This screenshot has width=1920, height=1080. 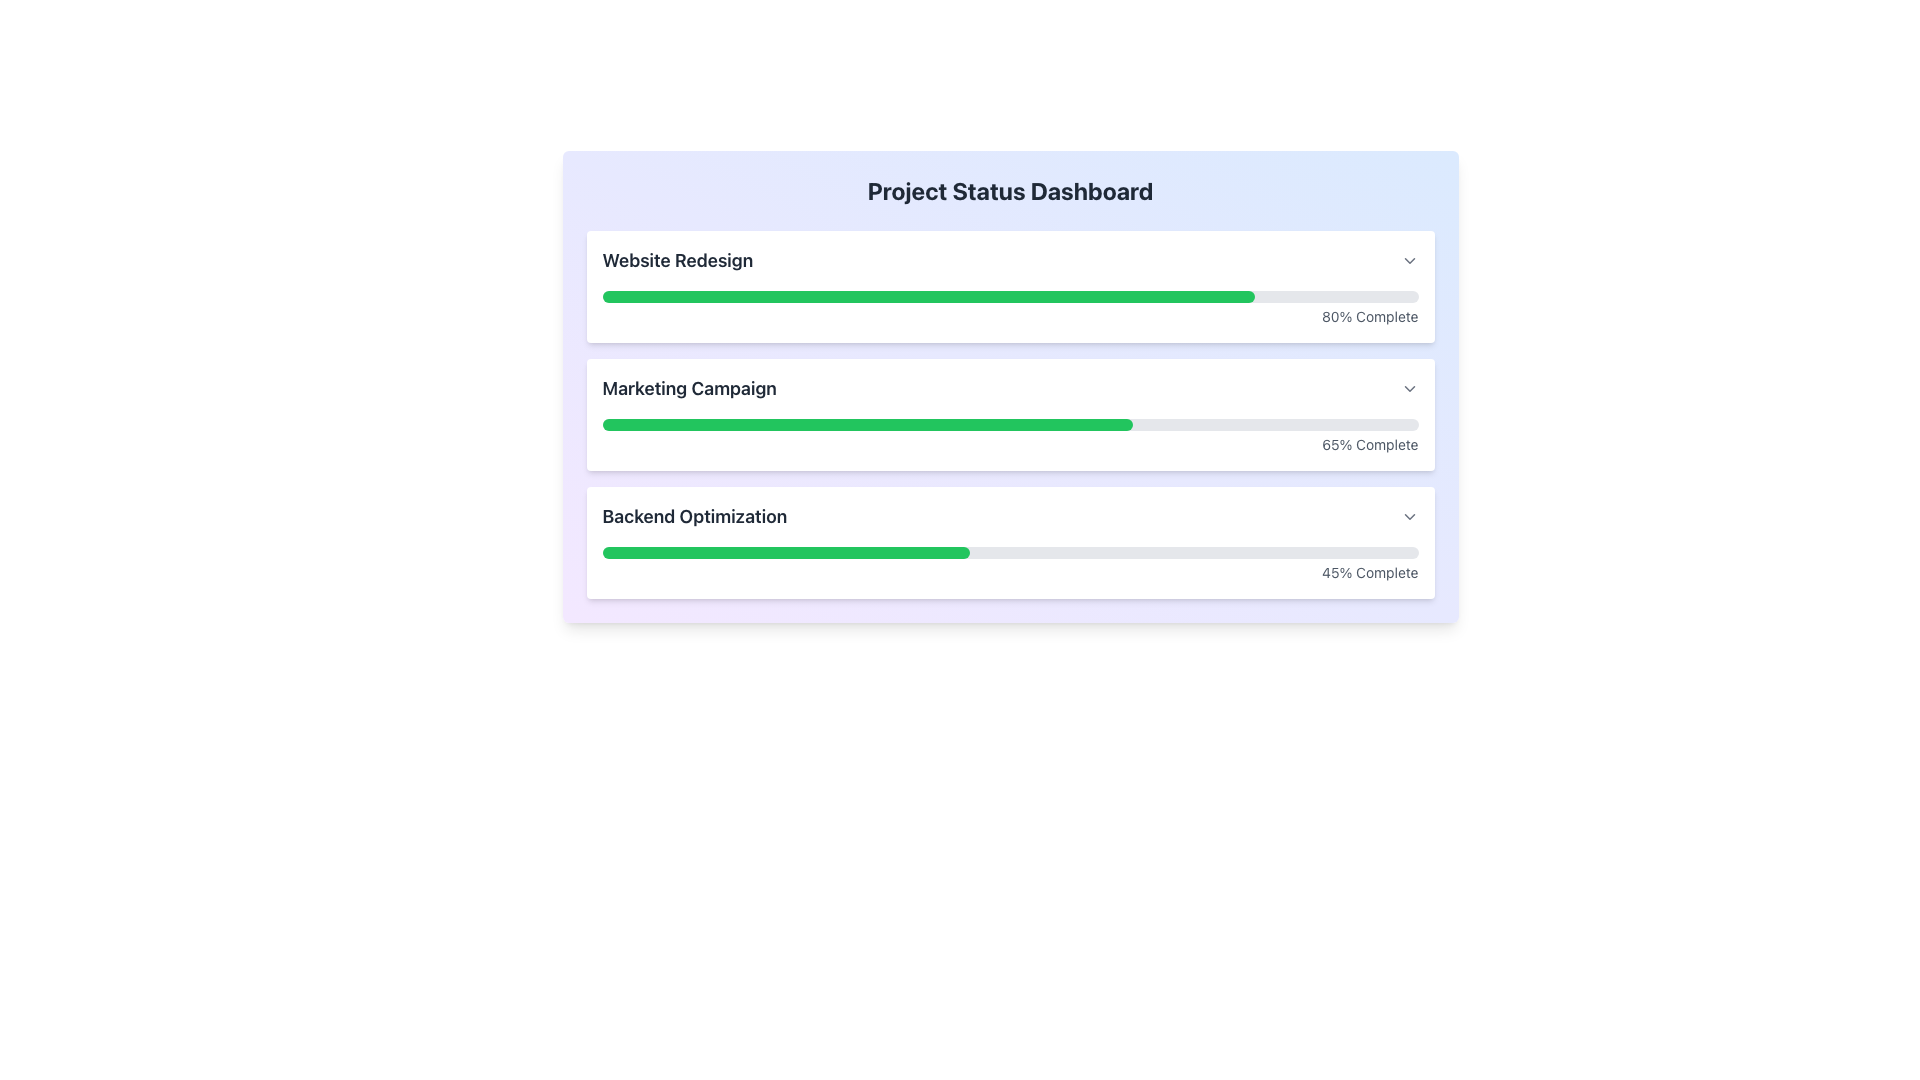 I want to click on the Card element titled 'Backend Optimization' which features a progress bar indicating 45% completion, located at the bottom of a vertical list of similar cards, so click(x=1010, y=543).